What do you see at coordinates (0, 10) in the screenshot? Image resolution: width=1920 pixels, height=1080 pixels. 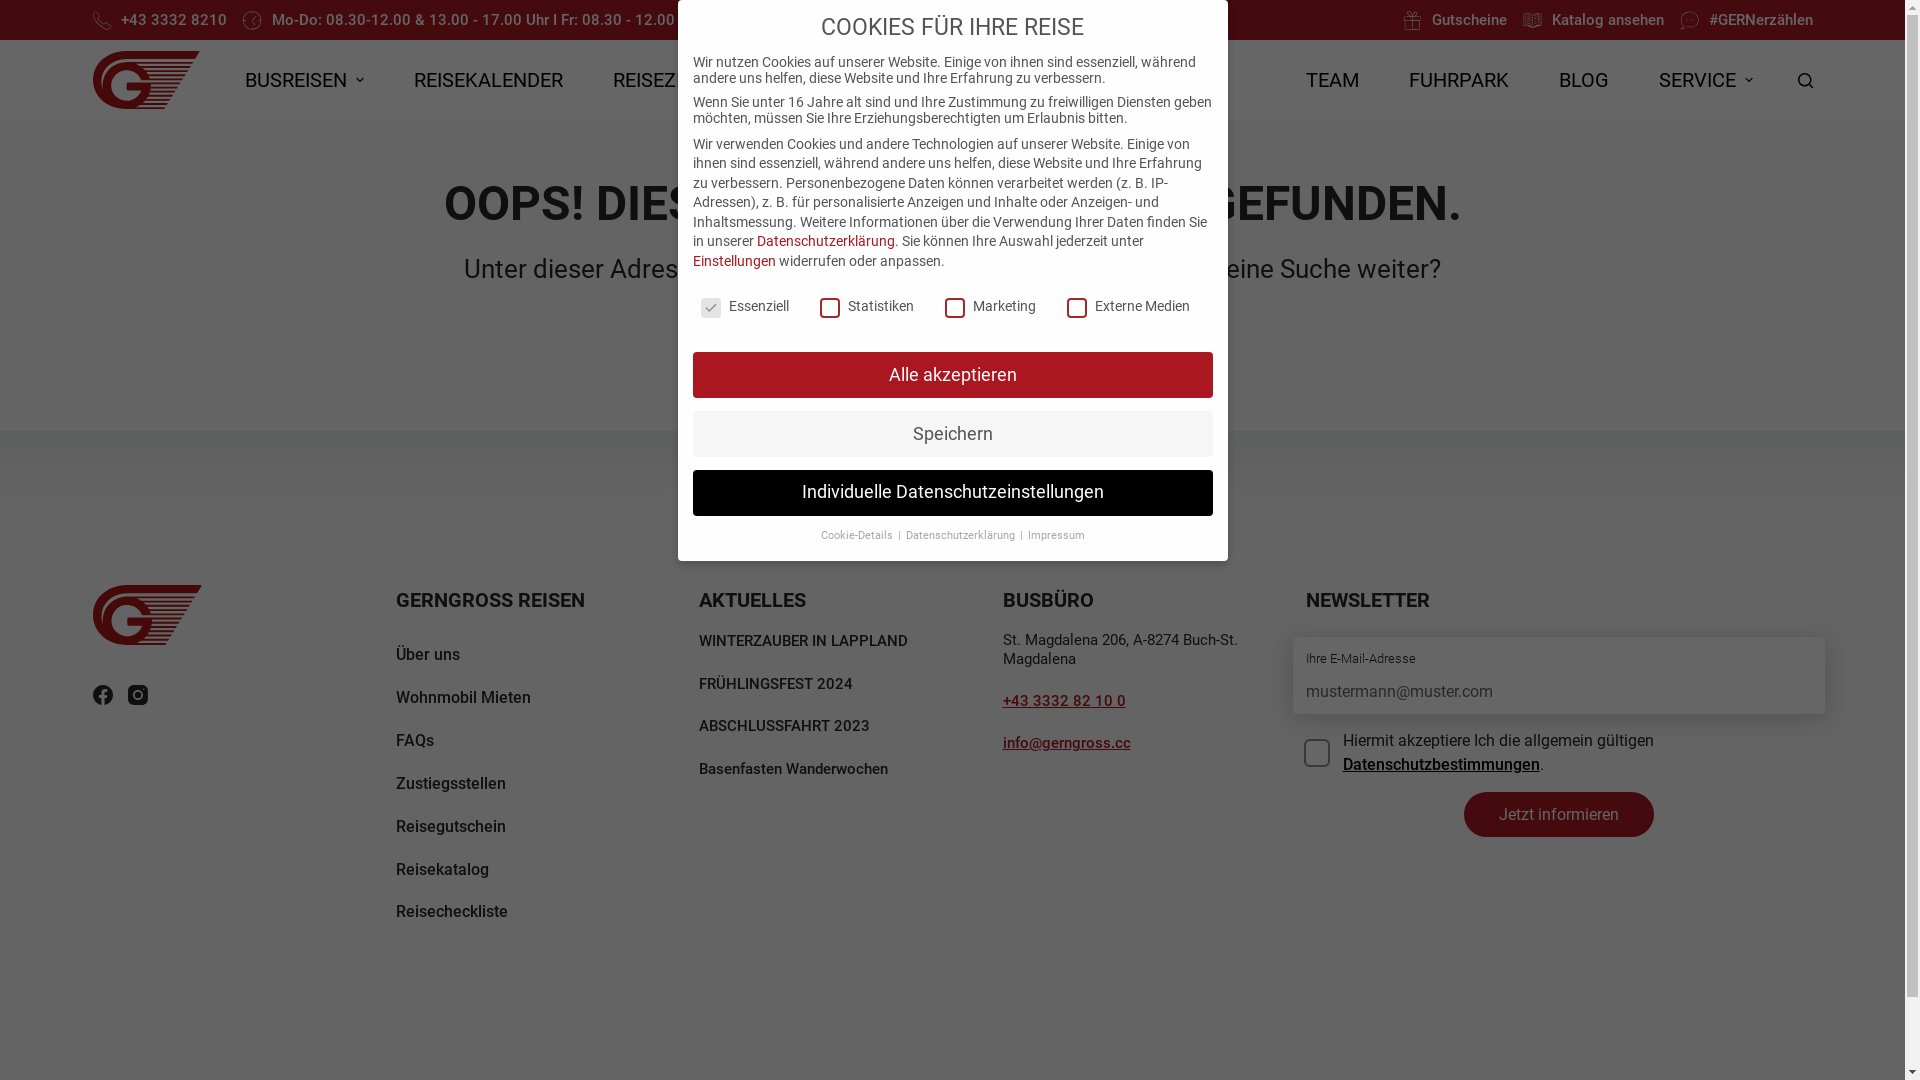 I see `'Zum Inhalt springen'` at bounding box center [0, 10].